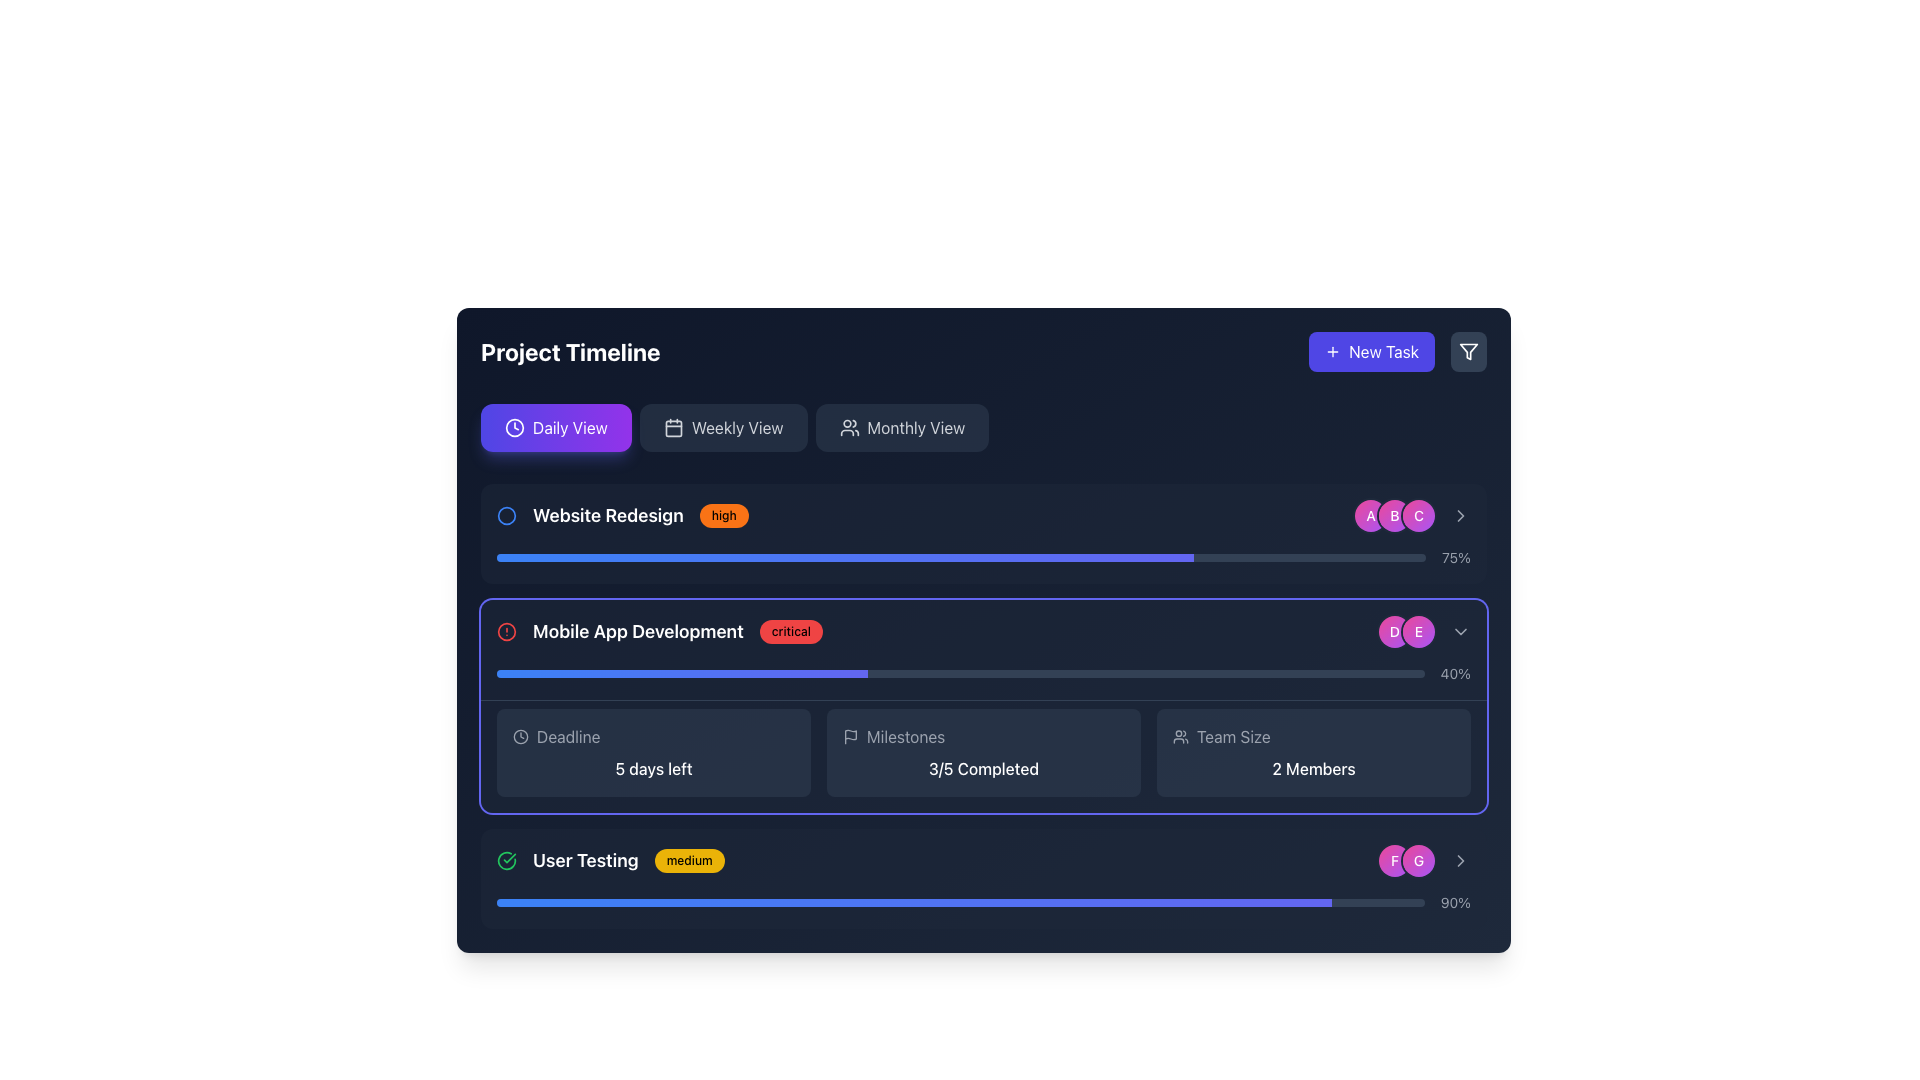  What do you see at coordinates (920, 558) in the screenshot?
I see `progress` at bounding box center [920, 558].